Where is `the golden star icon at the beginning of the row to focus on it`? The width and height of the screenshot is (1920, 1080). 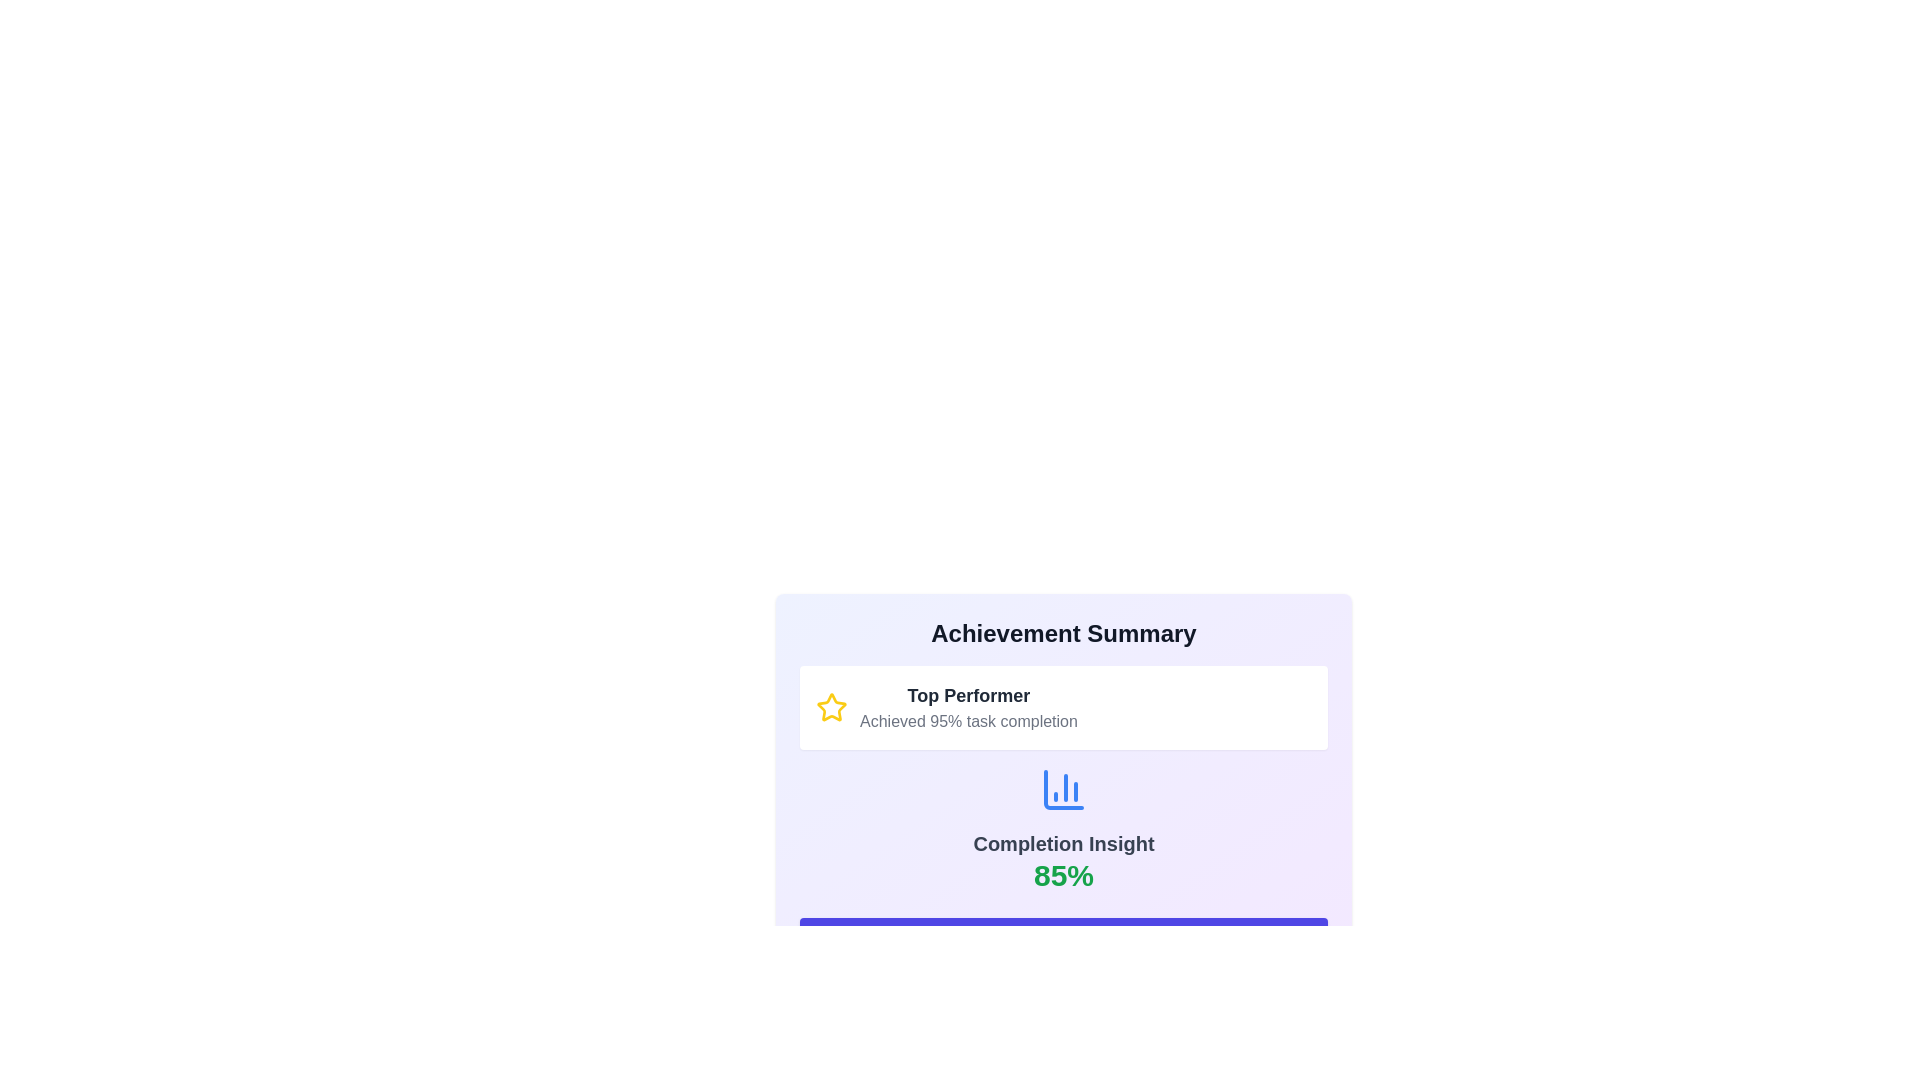
the golden star icon at the beginning of the row to focus on it is located at coordinates (831, 707).